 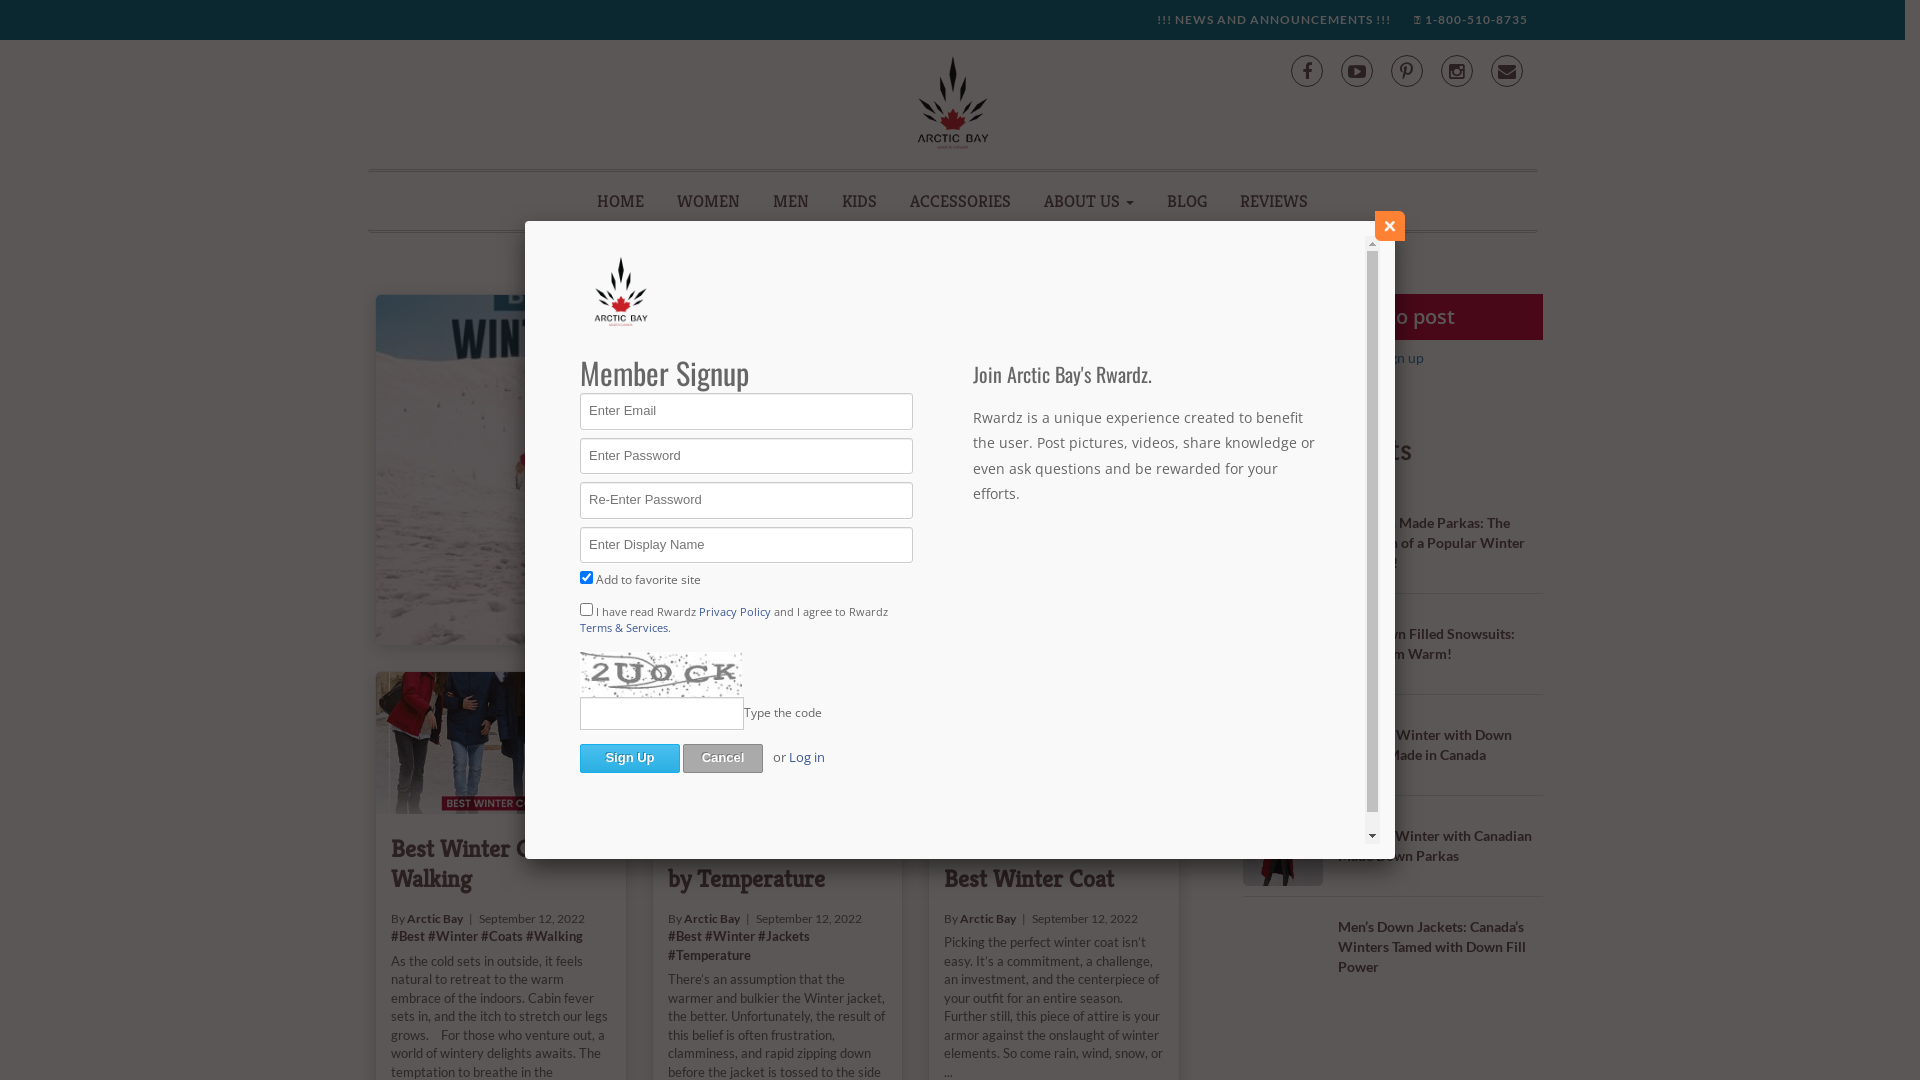 What do you see at coordinates (1271, 19) in the screenshot?
I see `'!!! NEWS AND ANNOUNCEMENTS !!!'` at bounding box center [1271, 19].